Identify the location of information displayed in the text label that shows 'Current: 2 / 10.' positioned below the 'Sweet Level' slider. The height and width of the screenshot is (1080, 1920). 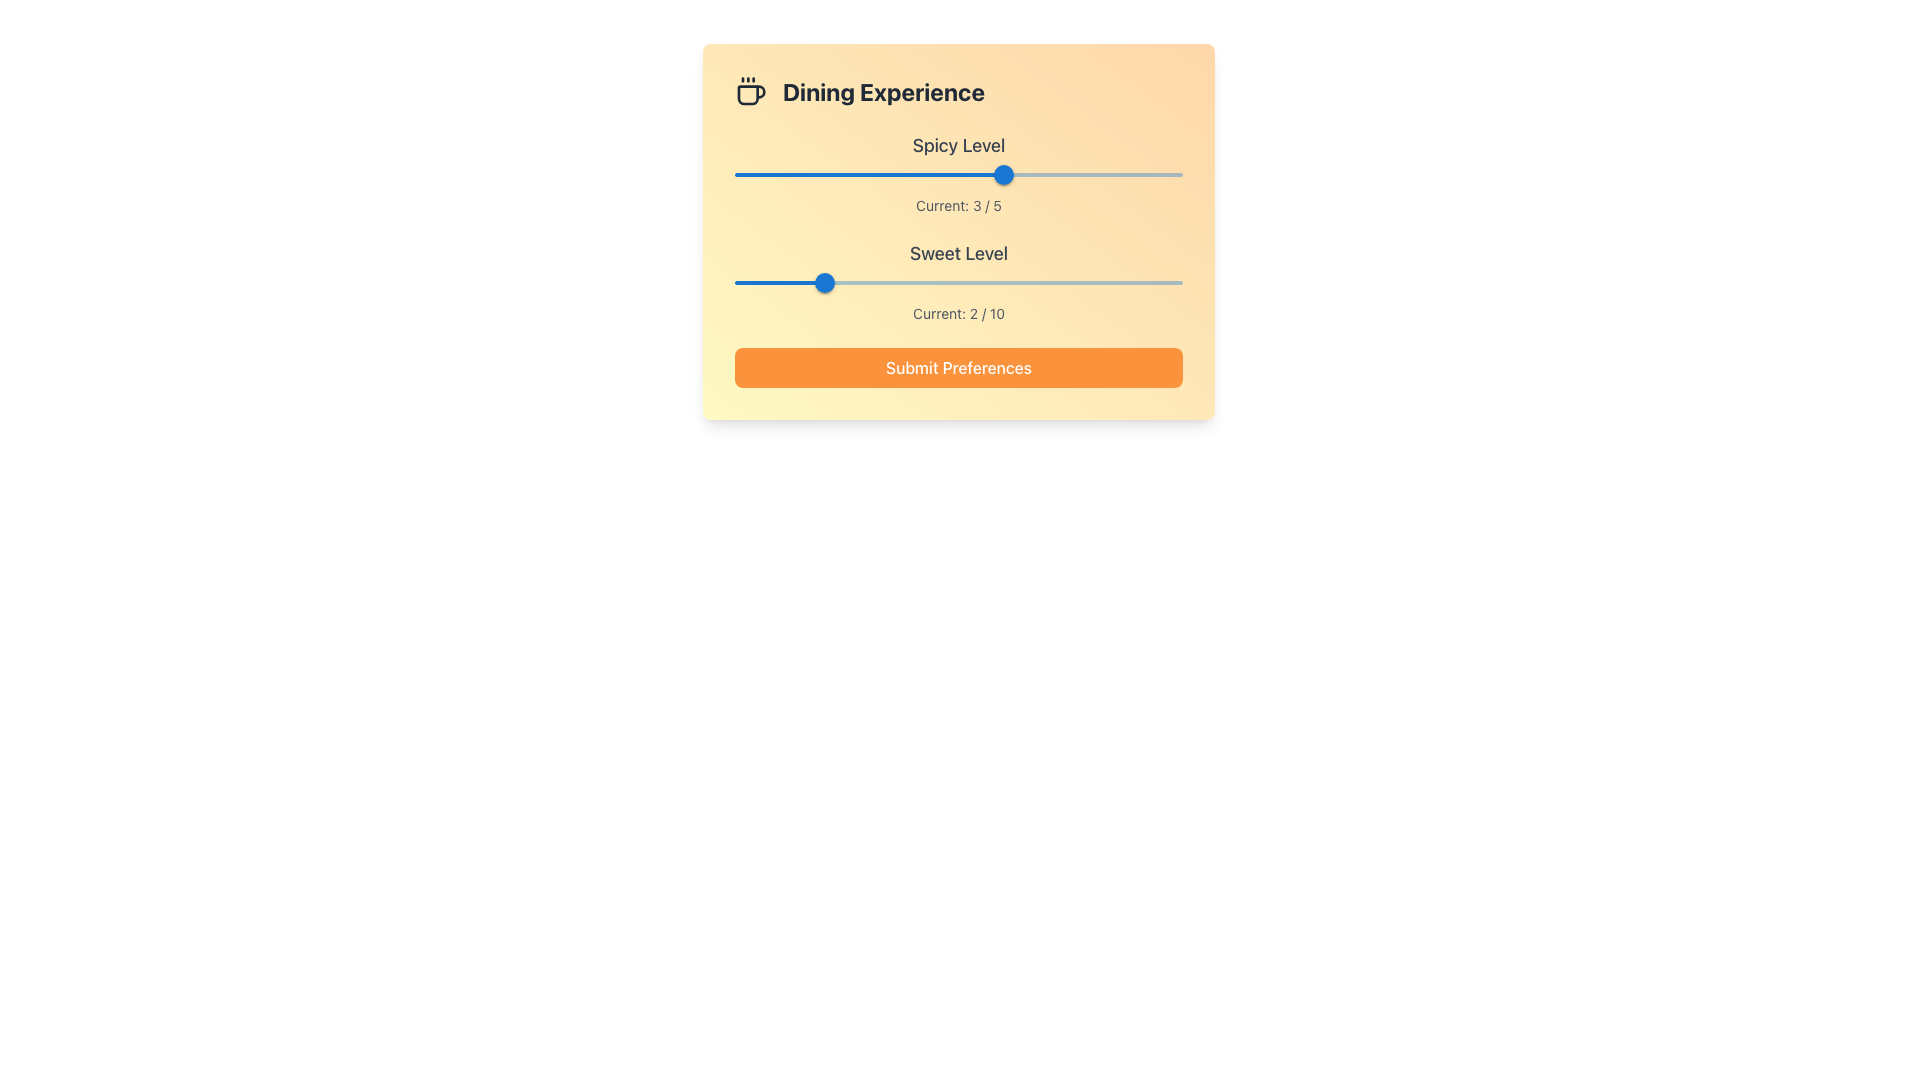
(958, 313).